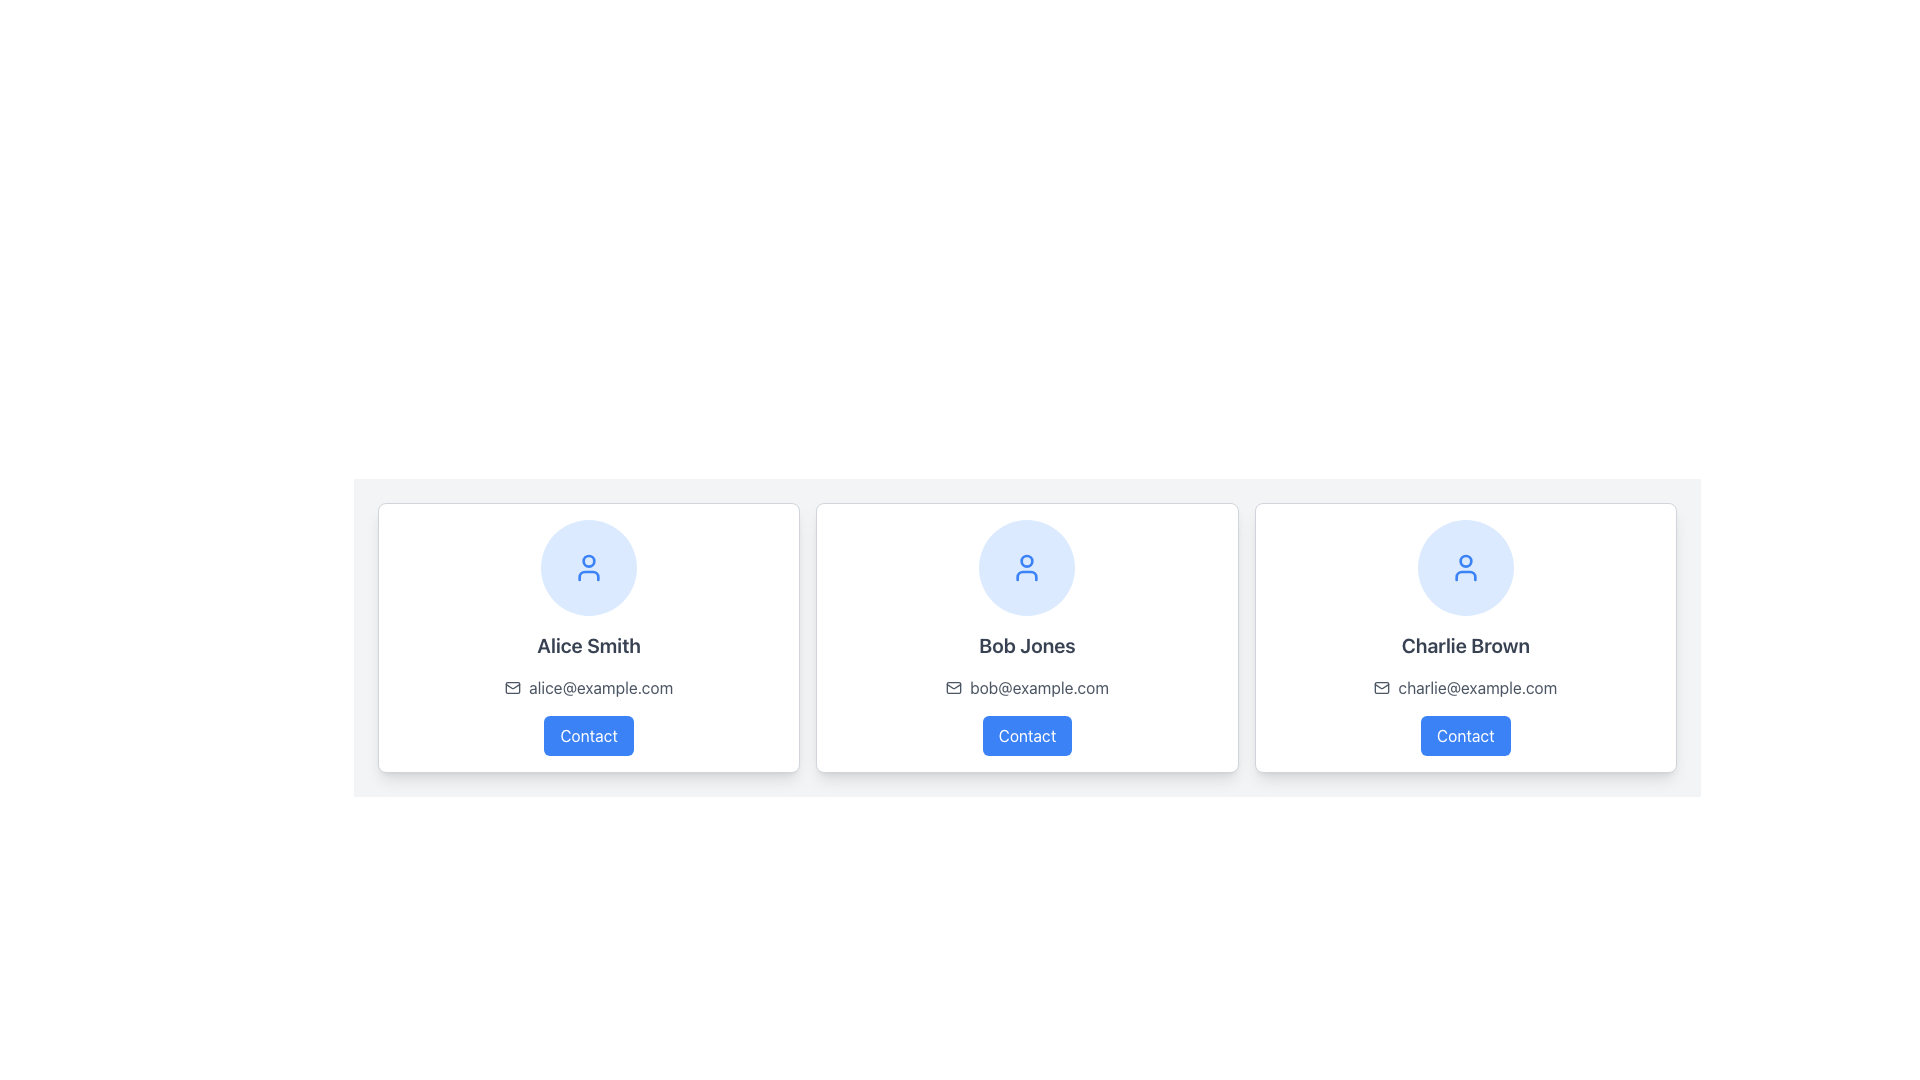 This screenshot has height=1080, width=1920. I want to click on the email icon located in the top-left corner of Charlie Brown's user card, which visually indicates the email address 'charlie@example.com', so click(1381, 686).